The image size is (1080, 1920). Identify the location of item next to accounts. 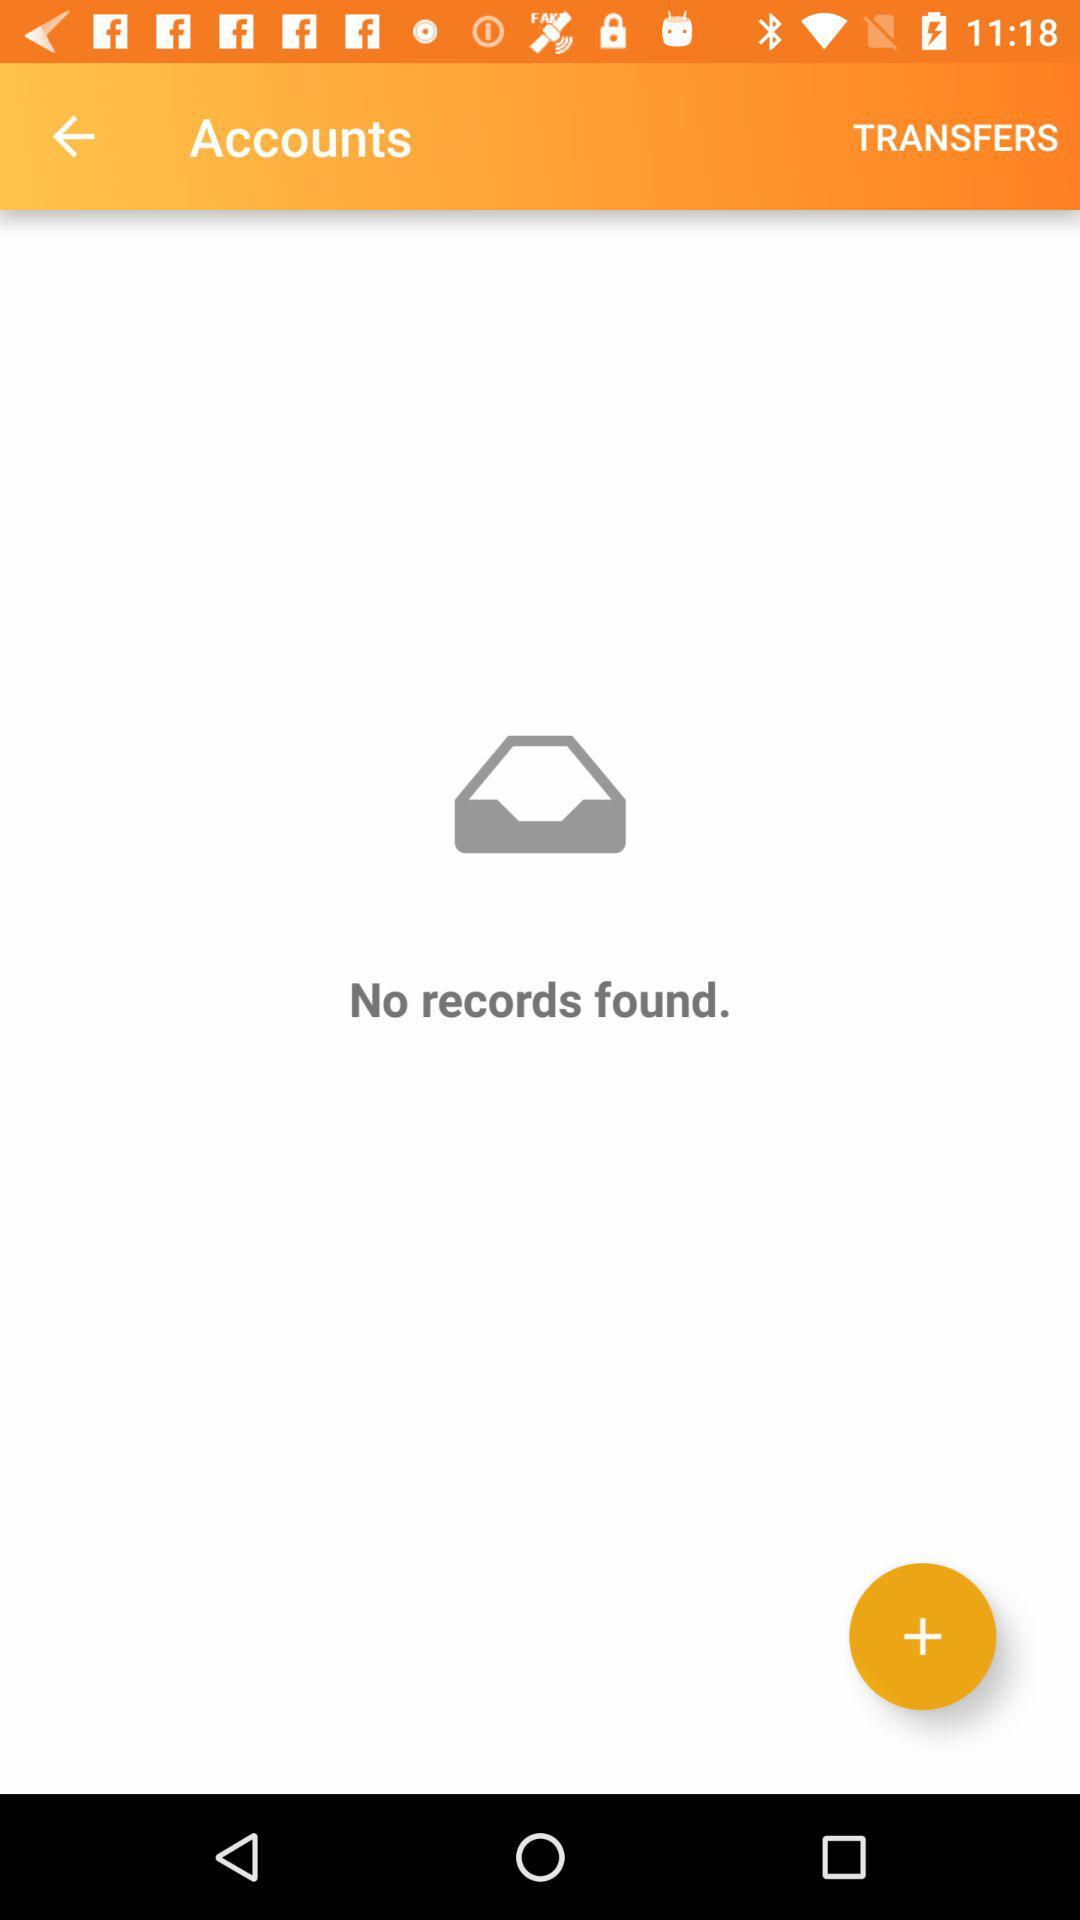
(954, 135).